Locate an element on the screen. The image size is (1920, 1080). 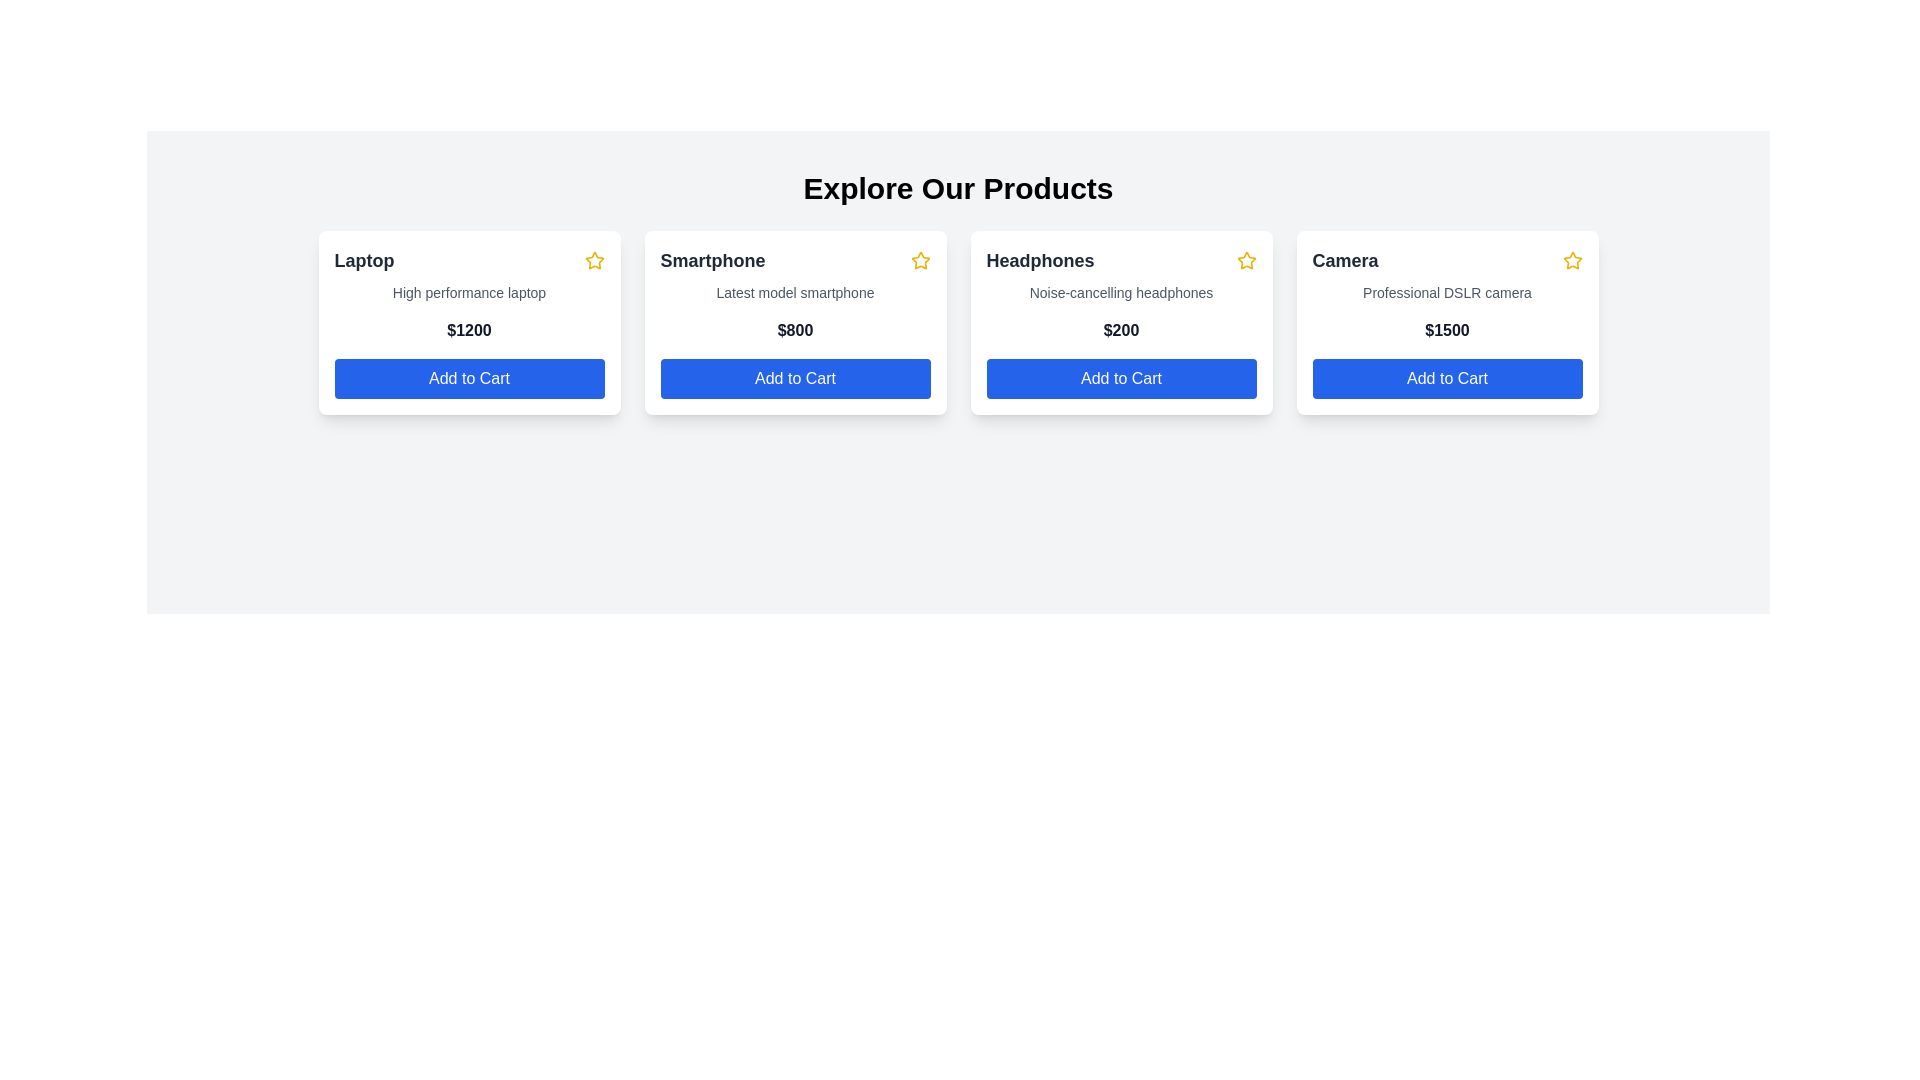
the Text Label that serves as the title for the product in the card layout under 'Explore Our Products' for accessibility is located at coordinates (364, 260).